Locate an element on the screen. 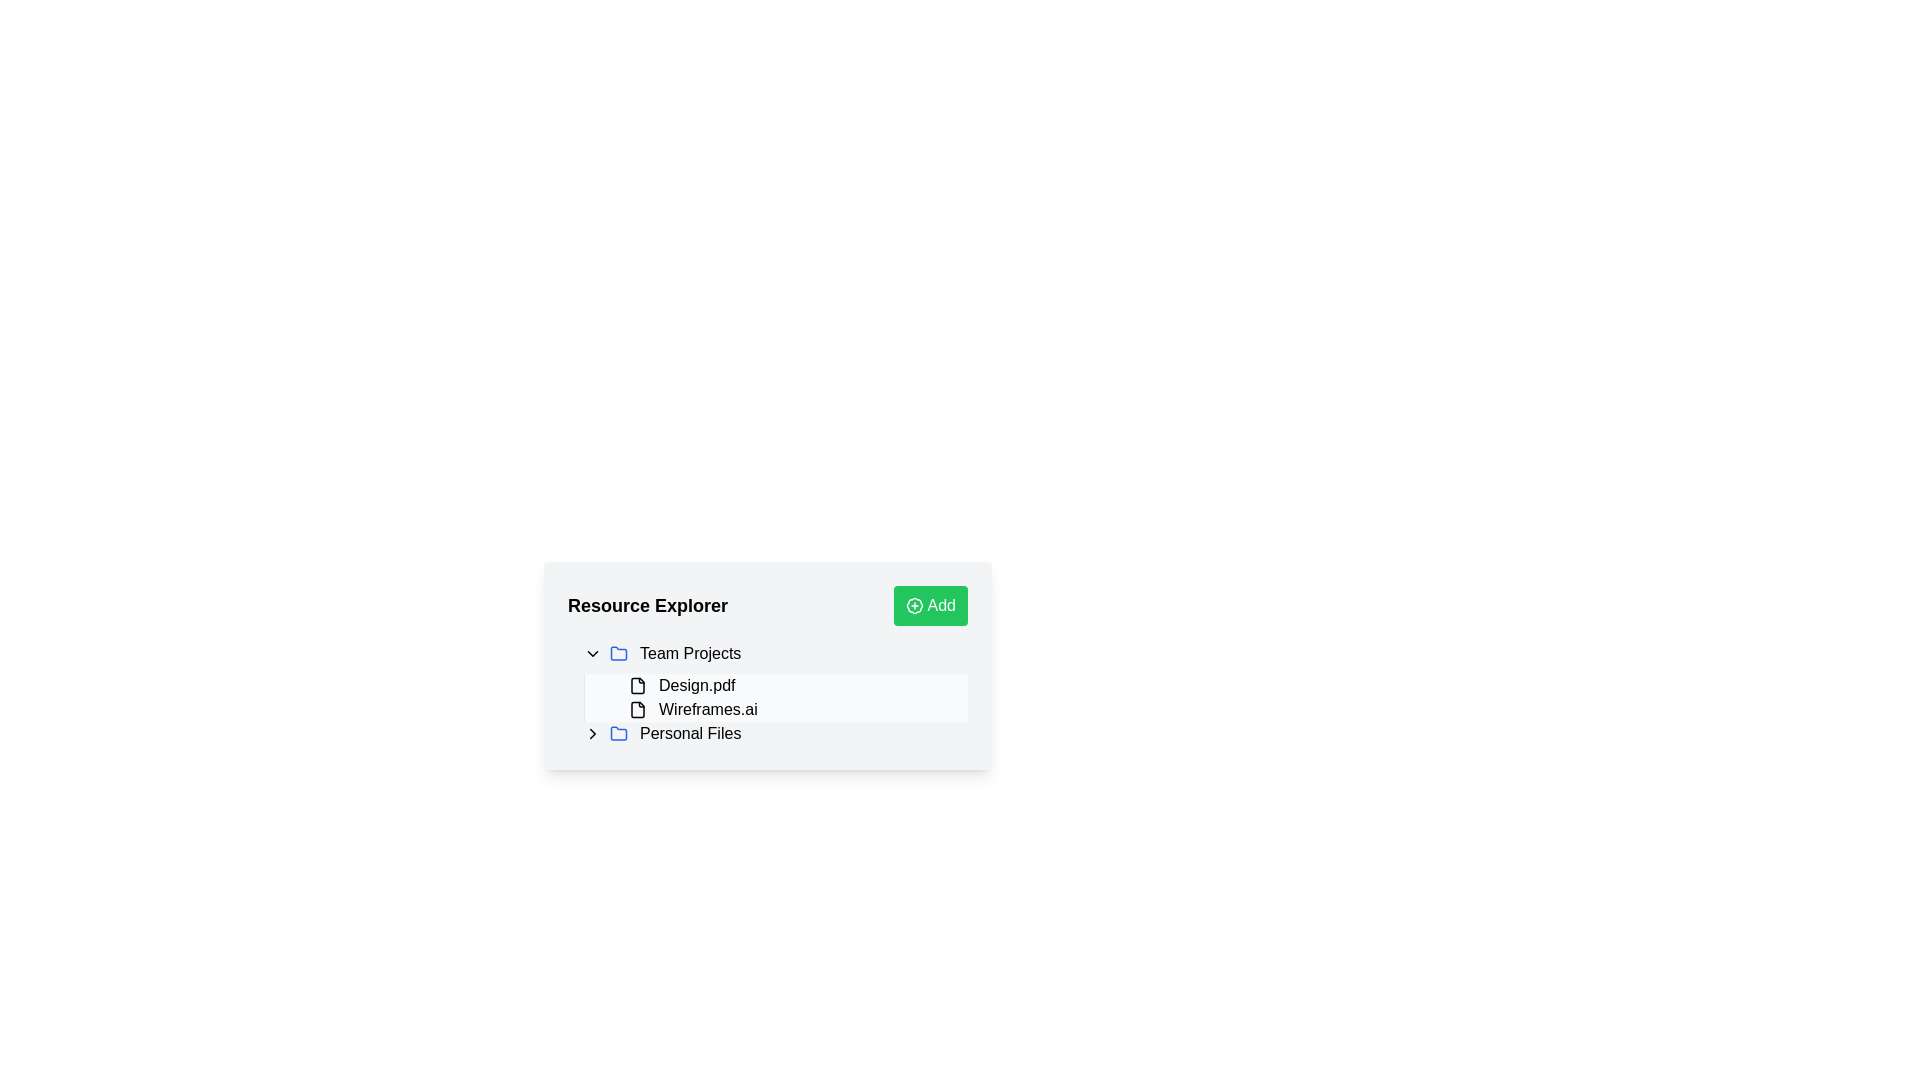 The image size is (1920, 1080). the 'Add' button with a green background and white text in the 'Resource Explorer' section is located at coordinates (929, 604).